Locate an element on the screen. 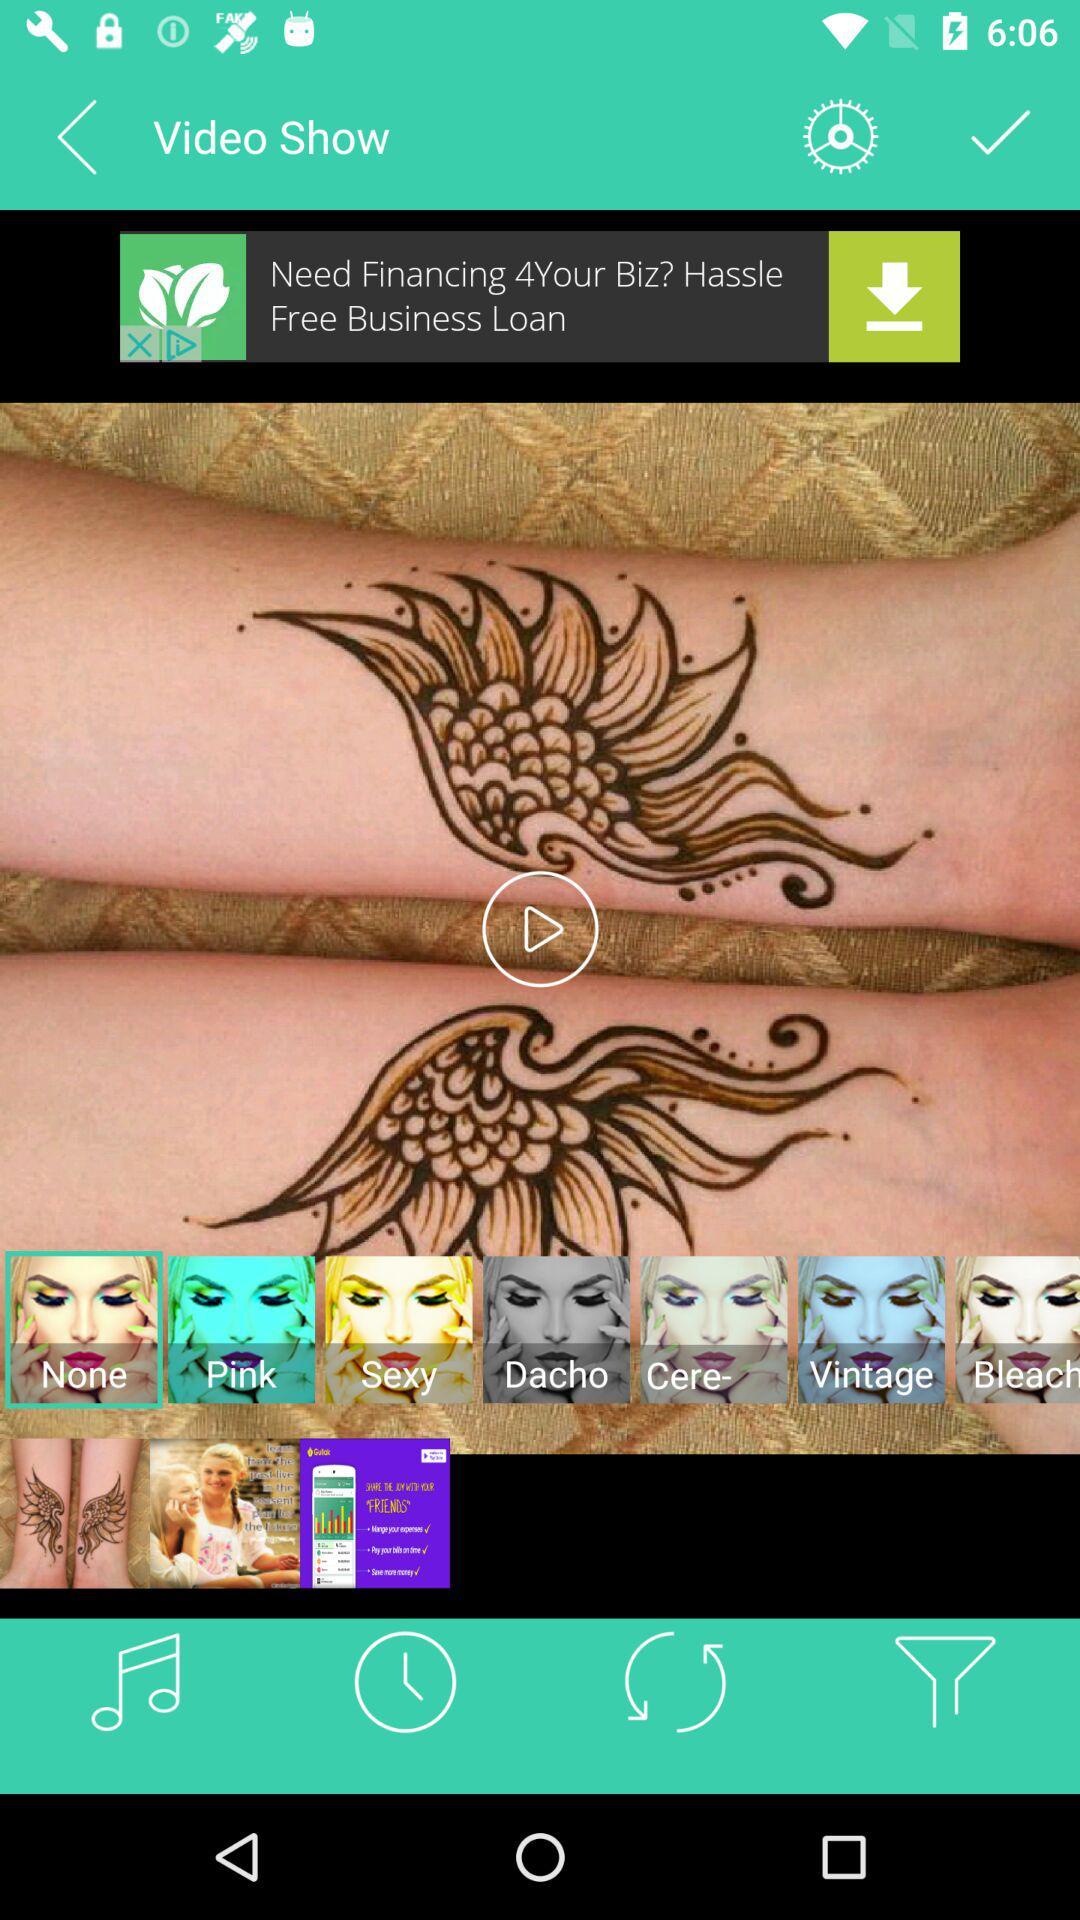  the check icon is located at coordinates (1001, 135).